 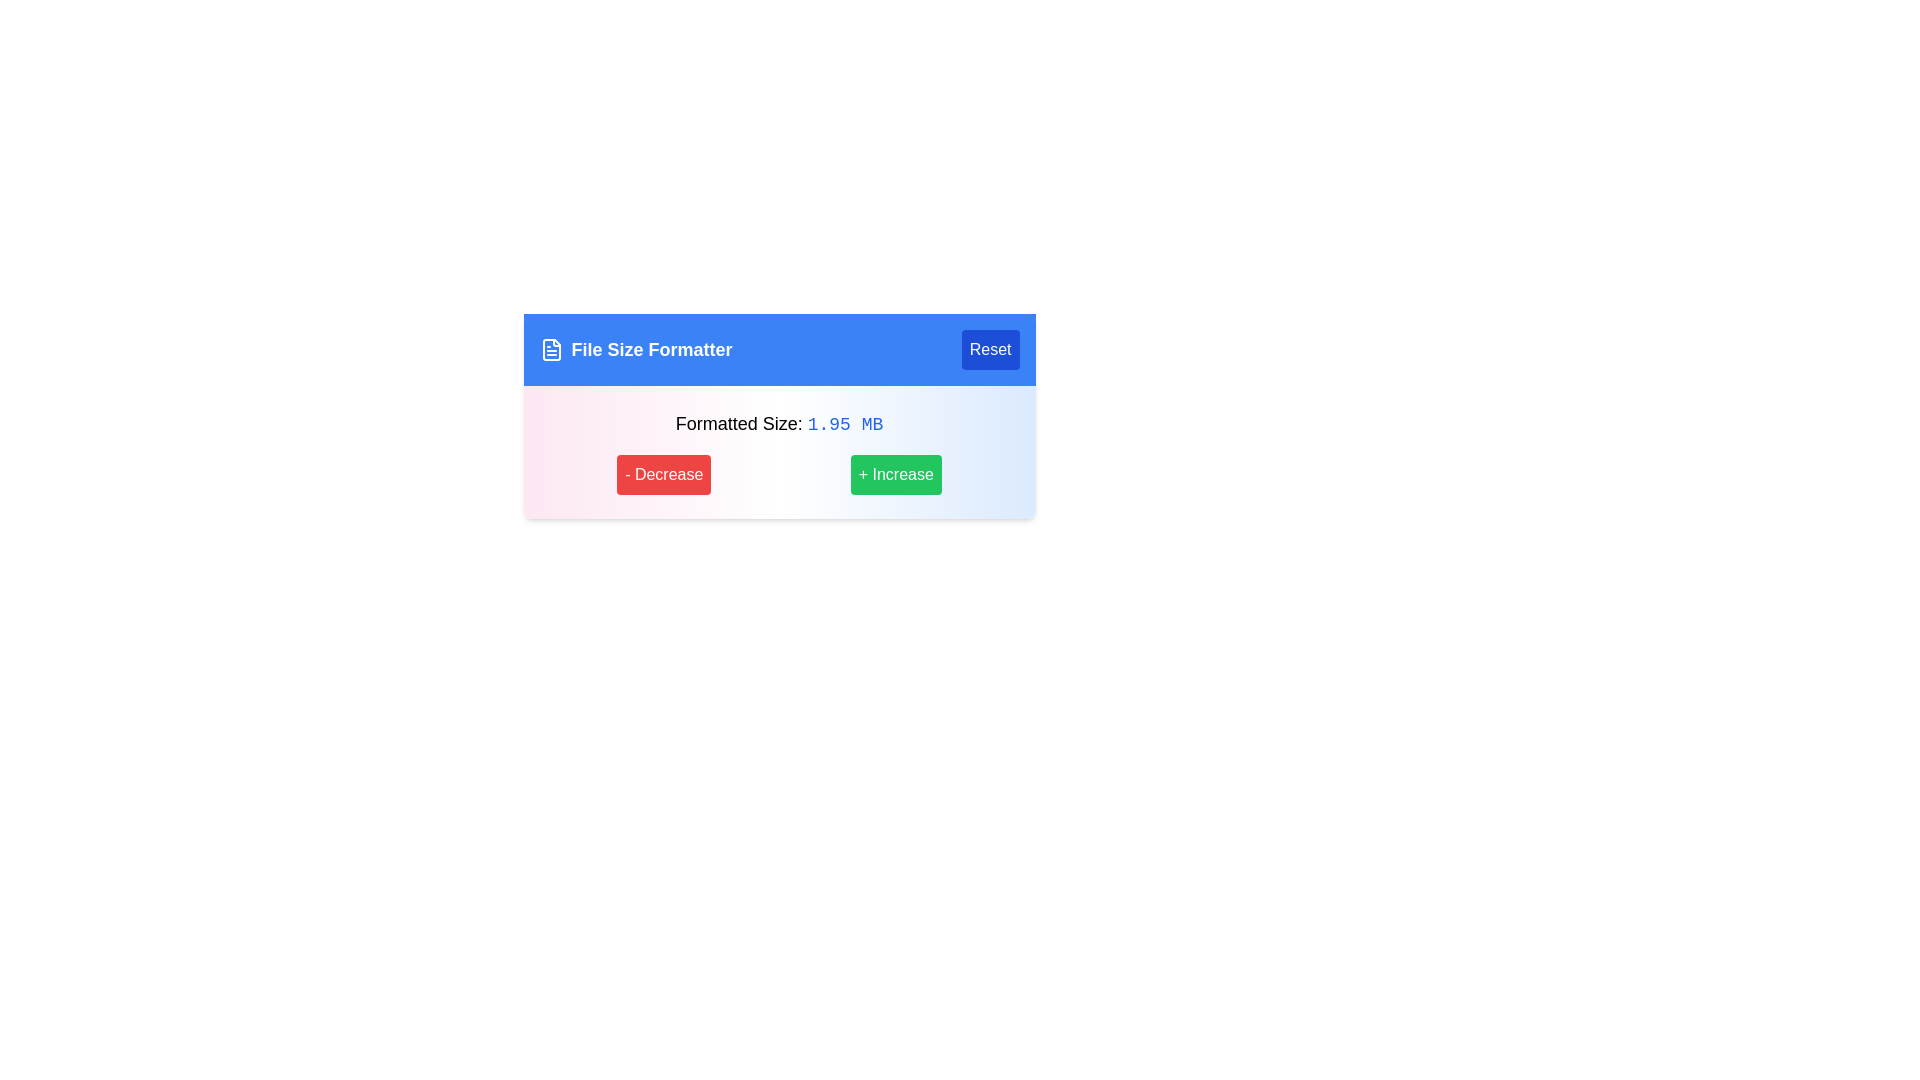 I want to click on formatted size value displayed in the blue, stylized text label located in the center-right part of the sentence, so click(x=845, y=423).